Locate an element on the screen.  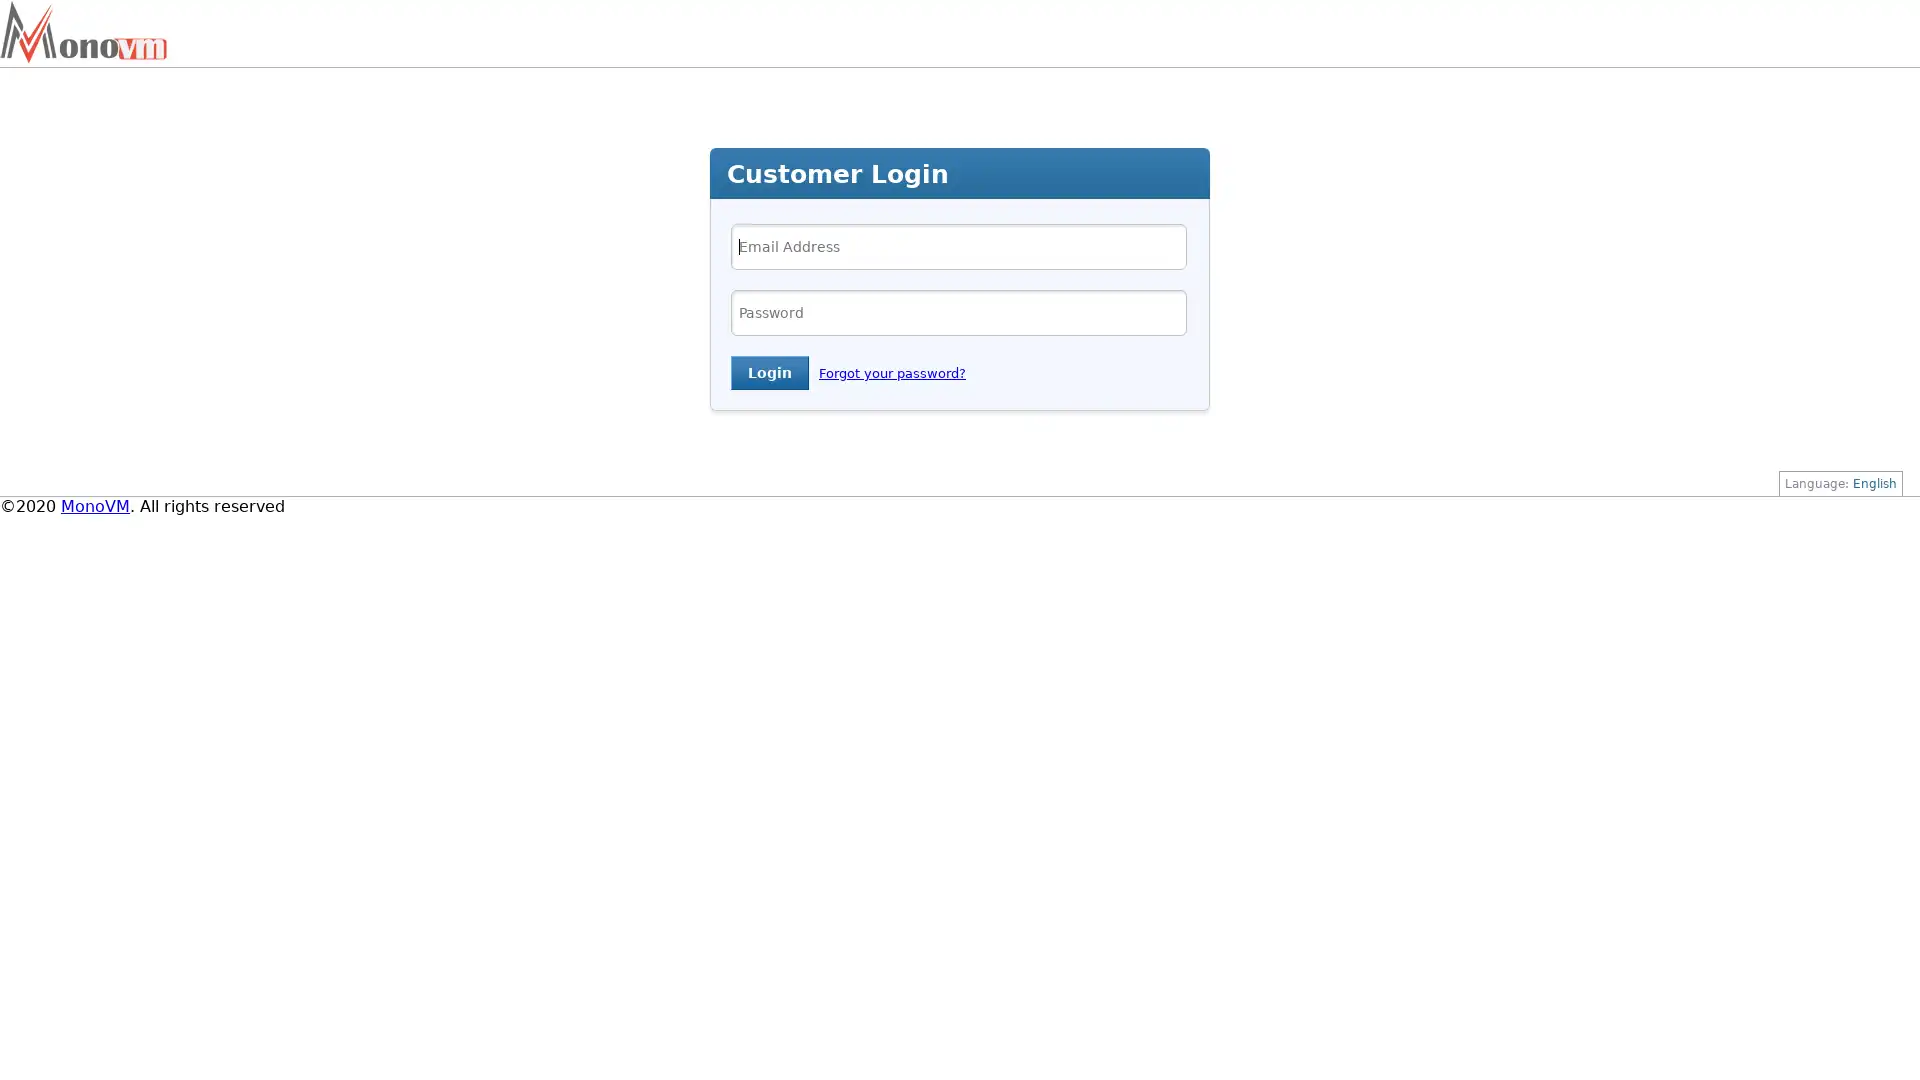
Login is located at coordinates (768, 373).